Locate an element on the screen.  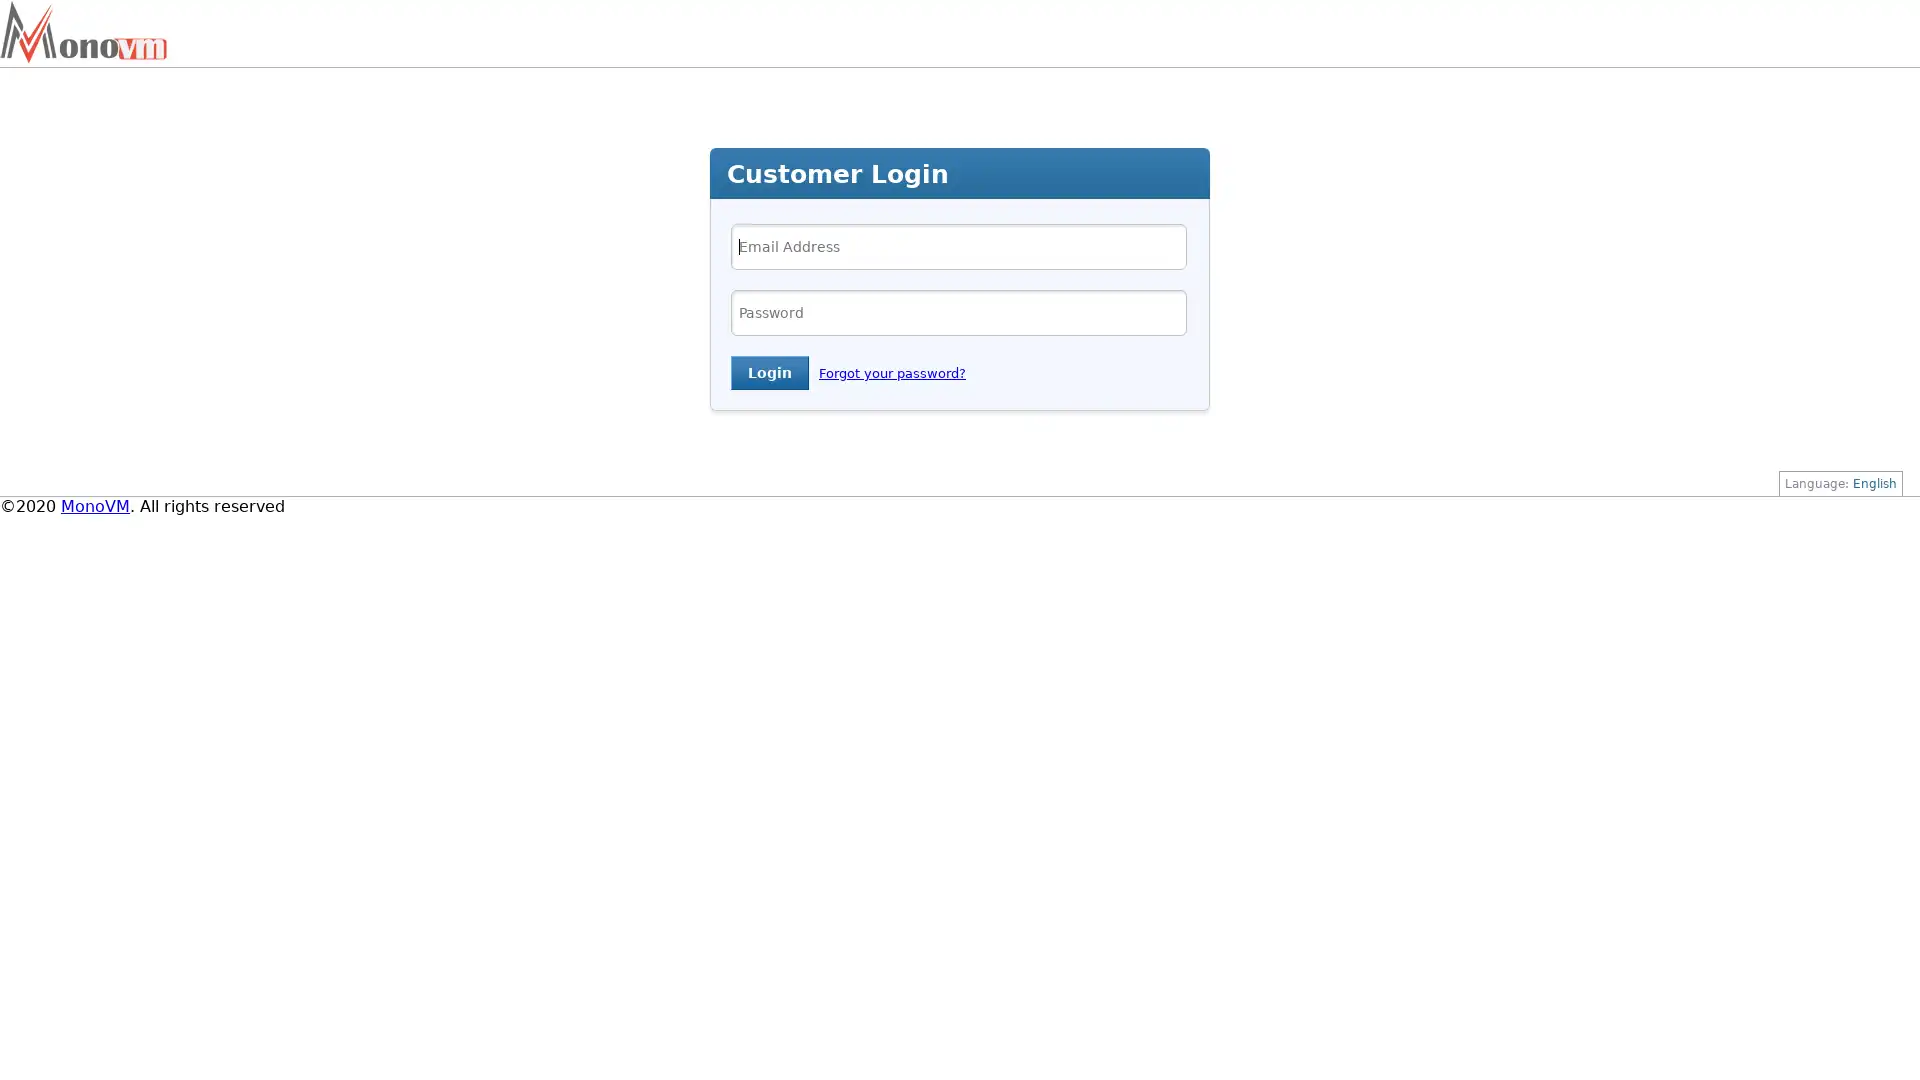
Login is located at coordinates (768, 373).